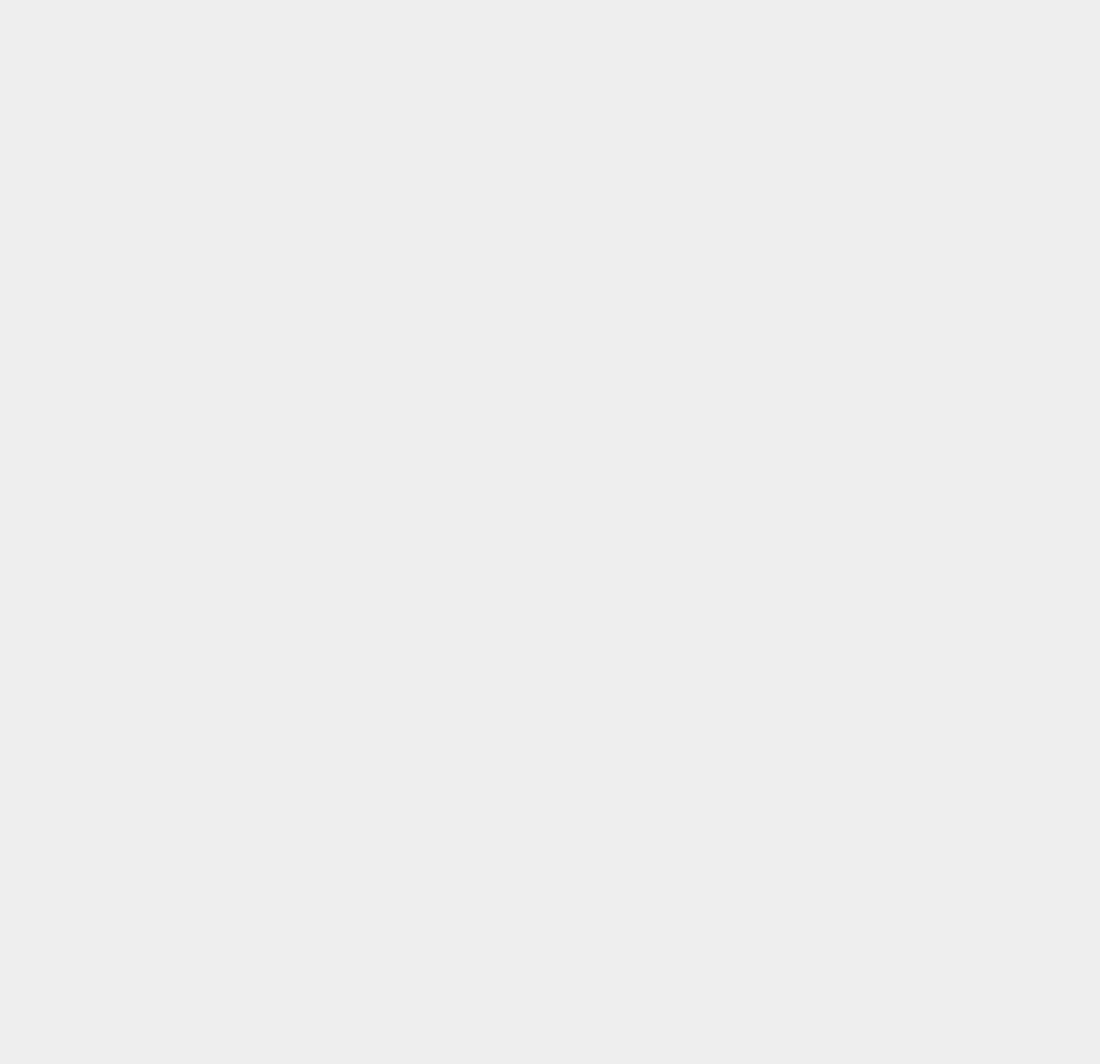 This screenshot has width=1100, height=1064. Describe the element at coordinates (807, 600) in the screenshot. I see `'Television'` at that location.